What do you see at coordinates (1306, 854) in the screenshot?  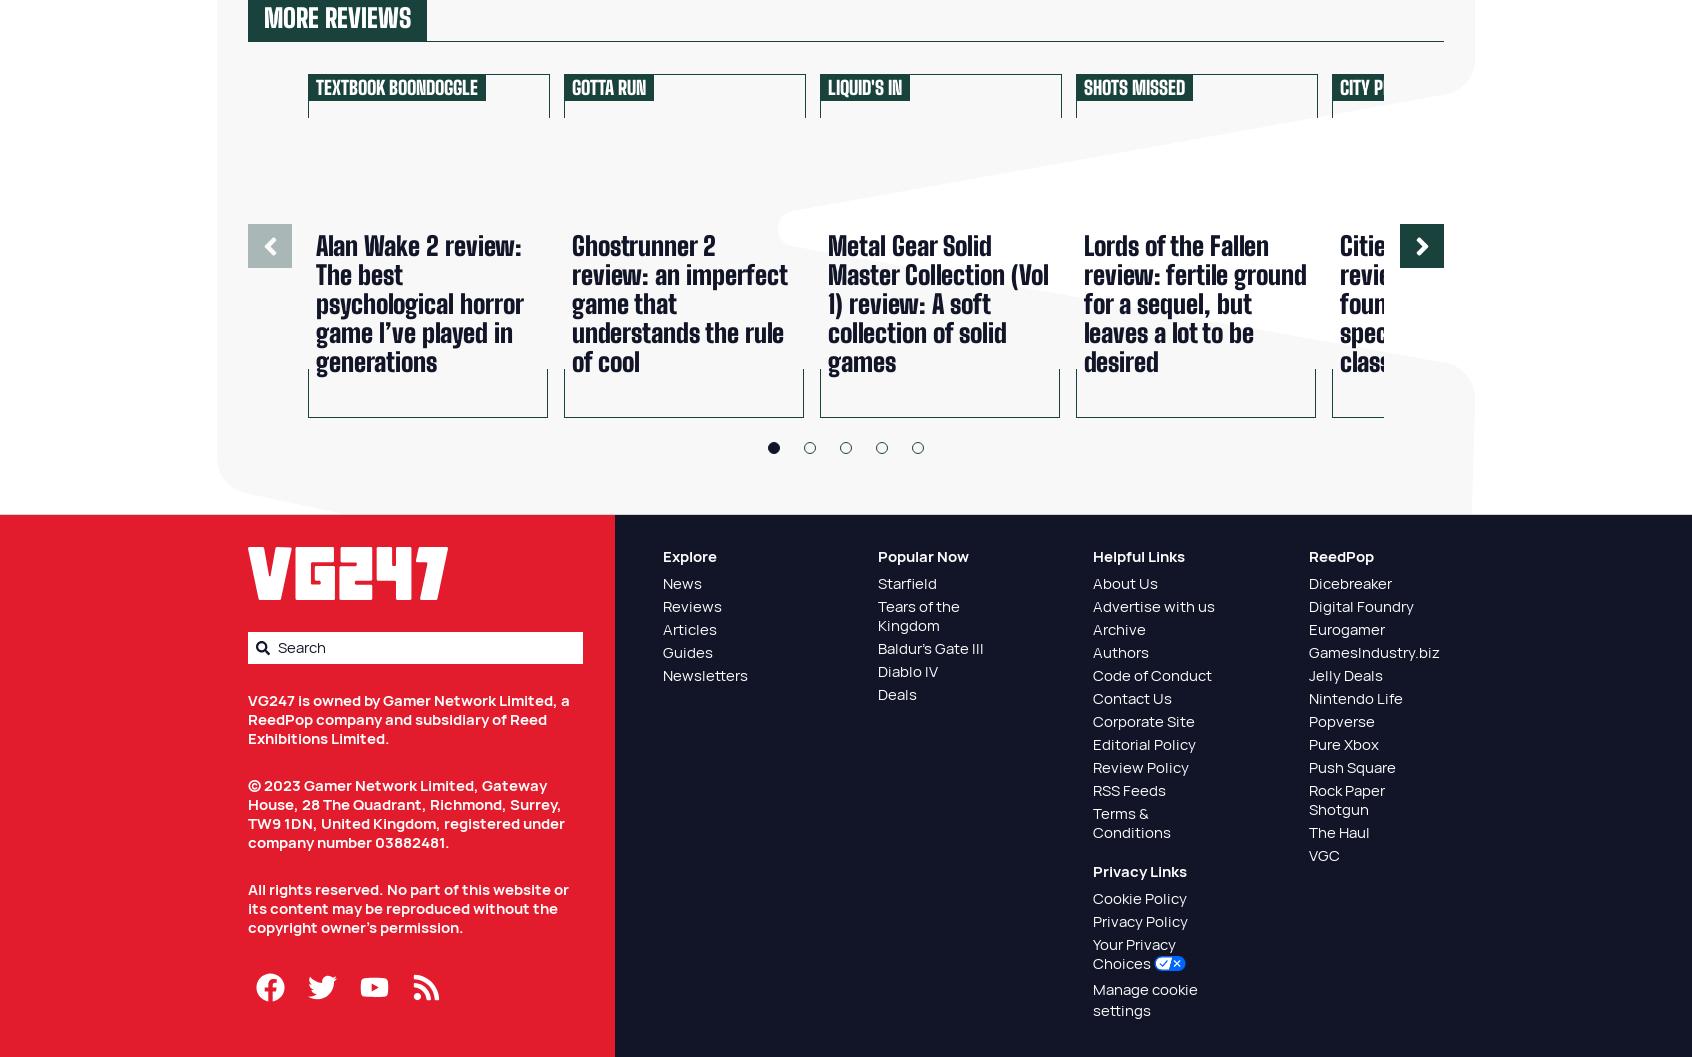 I see `'VGC'` at bounding box center [1306, 854].